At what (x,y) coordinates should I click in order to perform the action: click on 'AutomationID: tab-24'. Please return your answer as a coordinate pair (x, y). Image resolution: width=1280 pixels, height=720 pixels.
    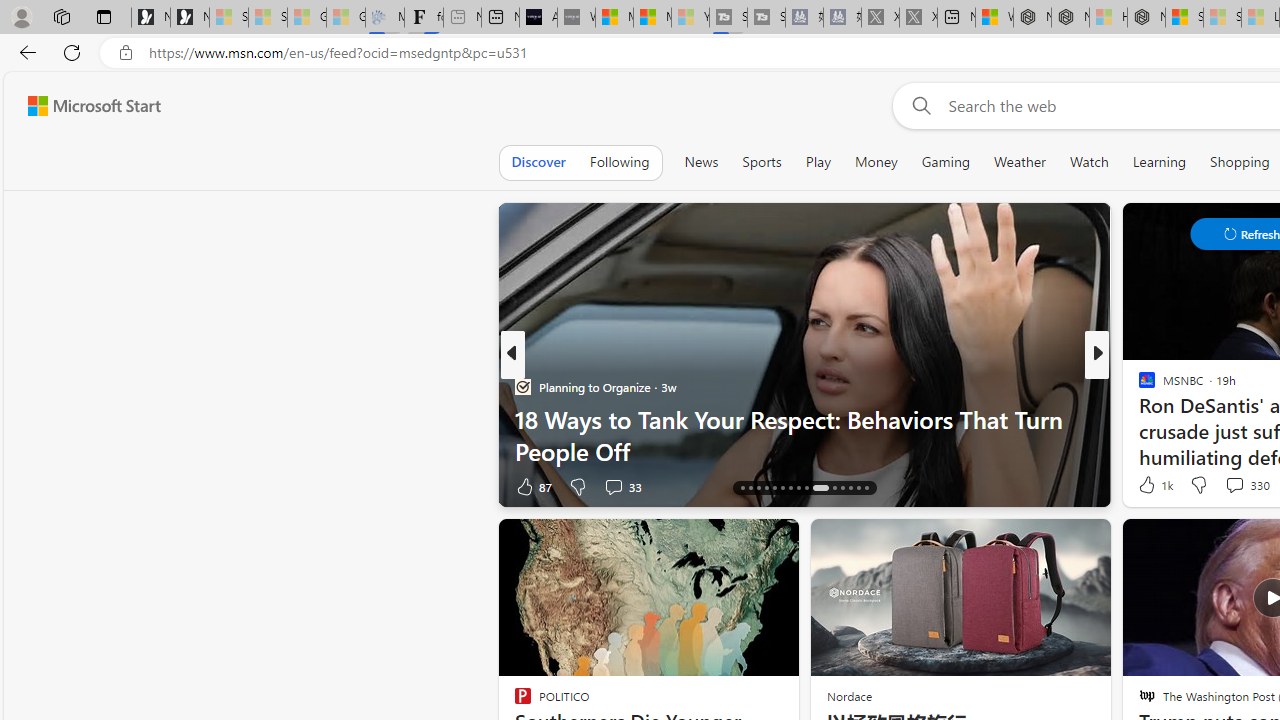
    Looking at the image, I should click on (807, 488).